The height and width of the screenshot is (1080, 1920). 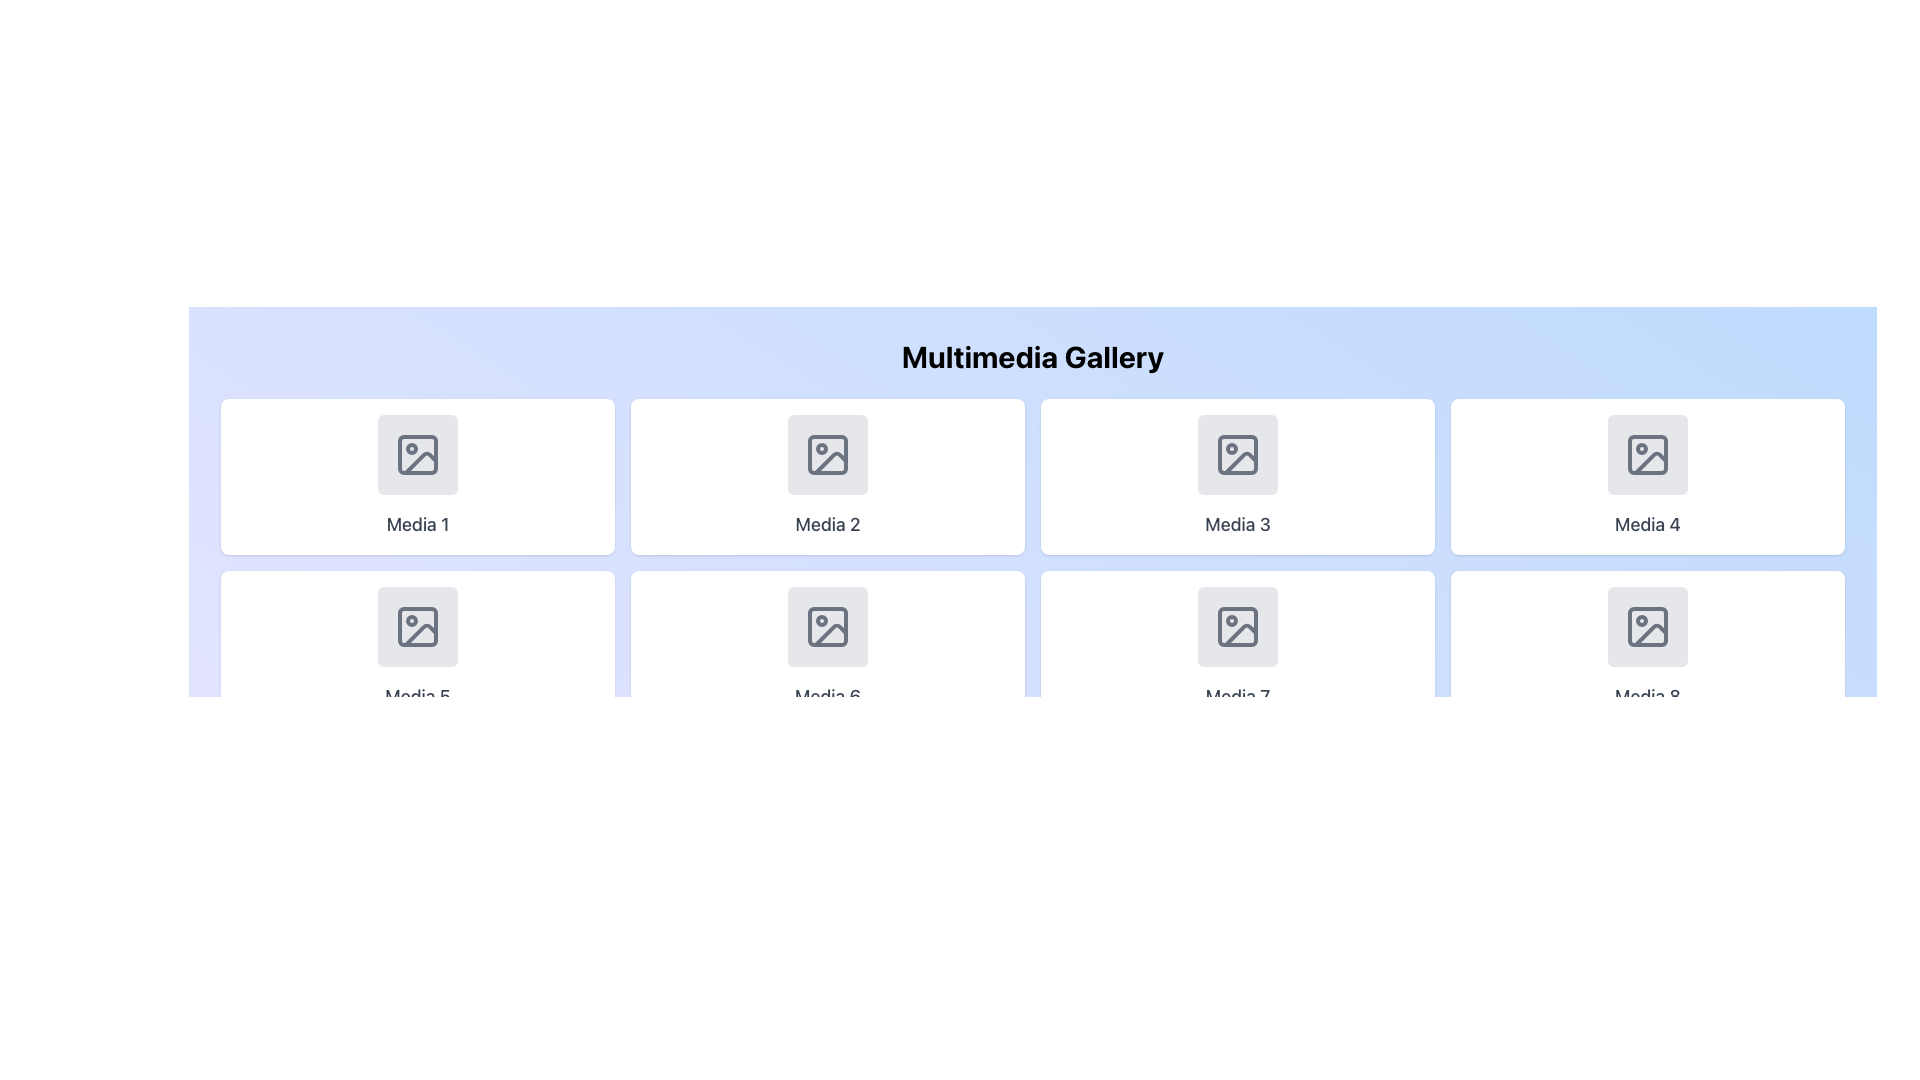 I want to click on the icon labeled 'Media 5' located in the second row, first column of the multimedia gallery grid, which is contained within a light gray rounded rectangular area, so click(x=416, y=626).